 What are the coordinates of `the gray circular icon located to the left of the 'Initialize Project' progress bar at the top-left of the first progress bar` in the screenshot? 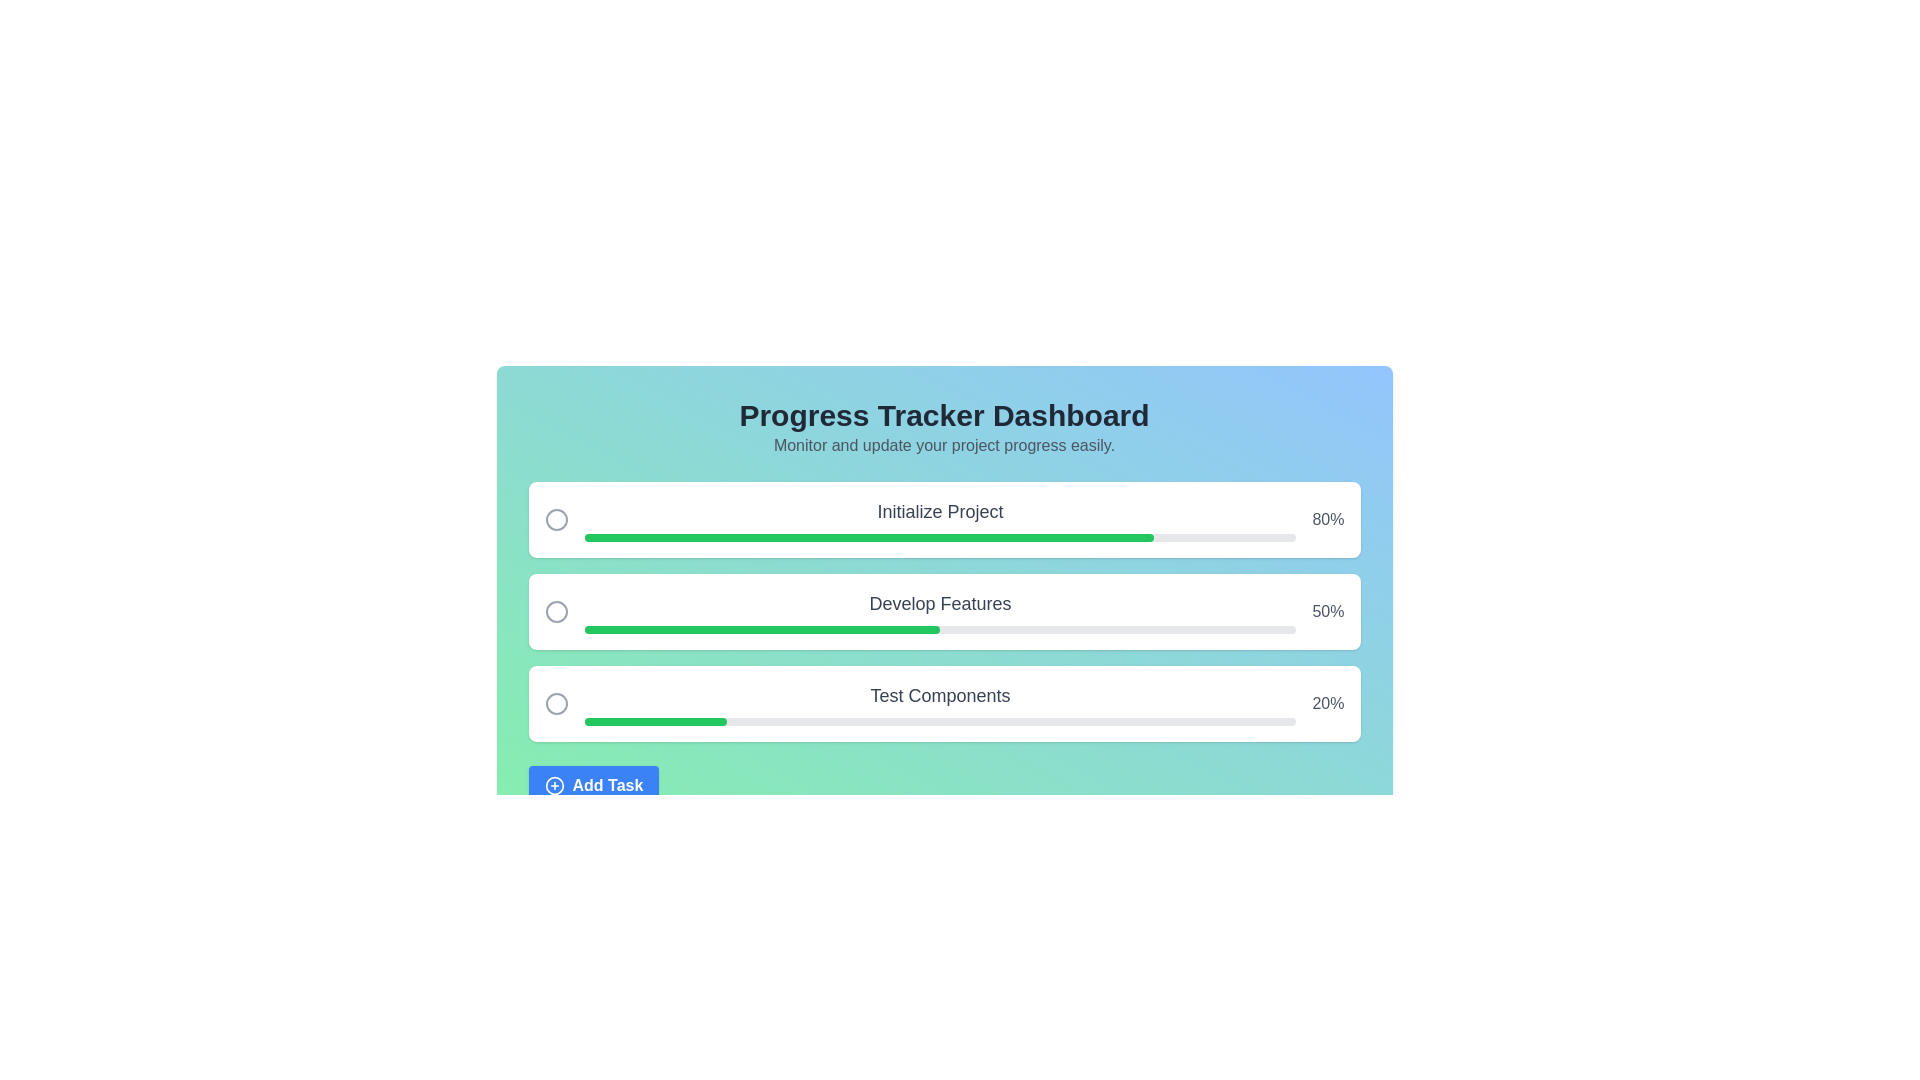 It's located at (556, 519).